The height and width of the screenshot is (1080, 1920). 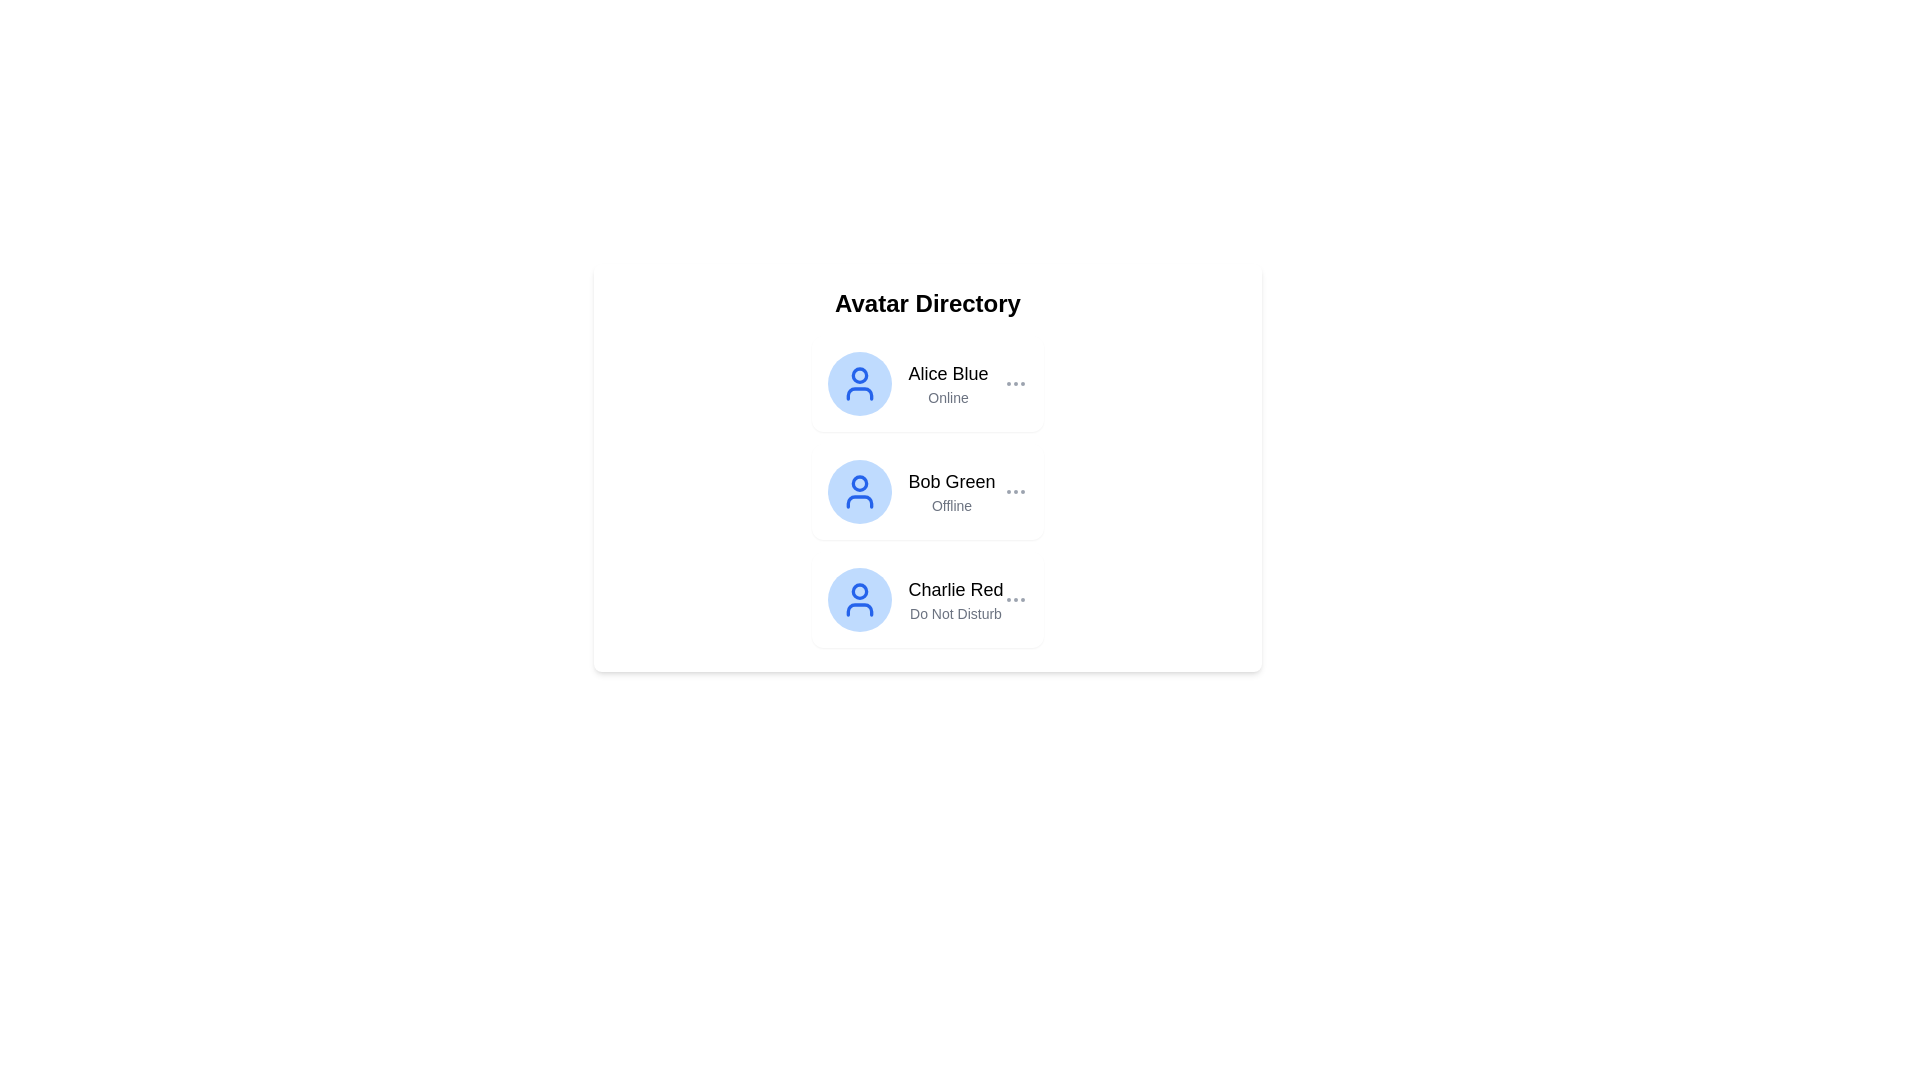 What do you see at coordinates (947, 384) in the screenshot?
I see `the text label displaying 'Alice Blue' and 'Online', which is positioned in the Avatar Directory, aligned to the right of the circular avatar` at bounding box center [947, 384].